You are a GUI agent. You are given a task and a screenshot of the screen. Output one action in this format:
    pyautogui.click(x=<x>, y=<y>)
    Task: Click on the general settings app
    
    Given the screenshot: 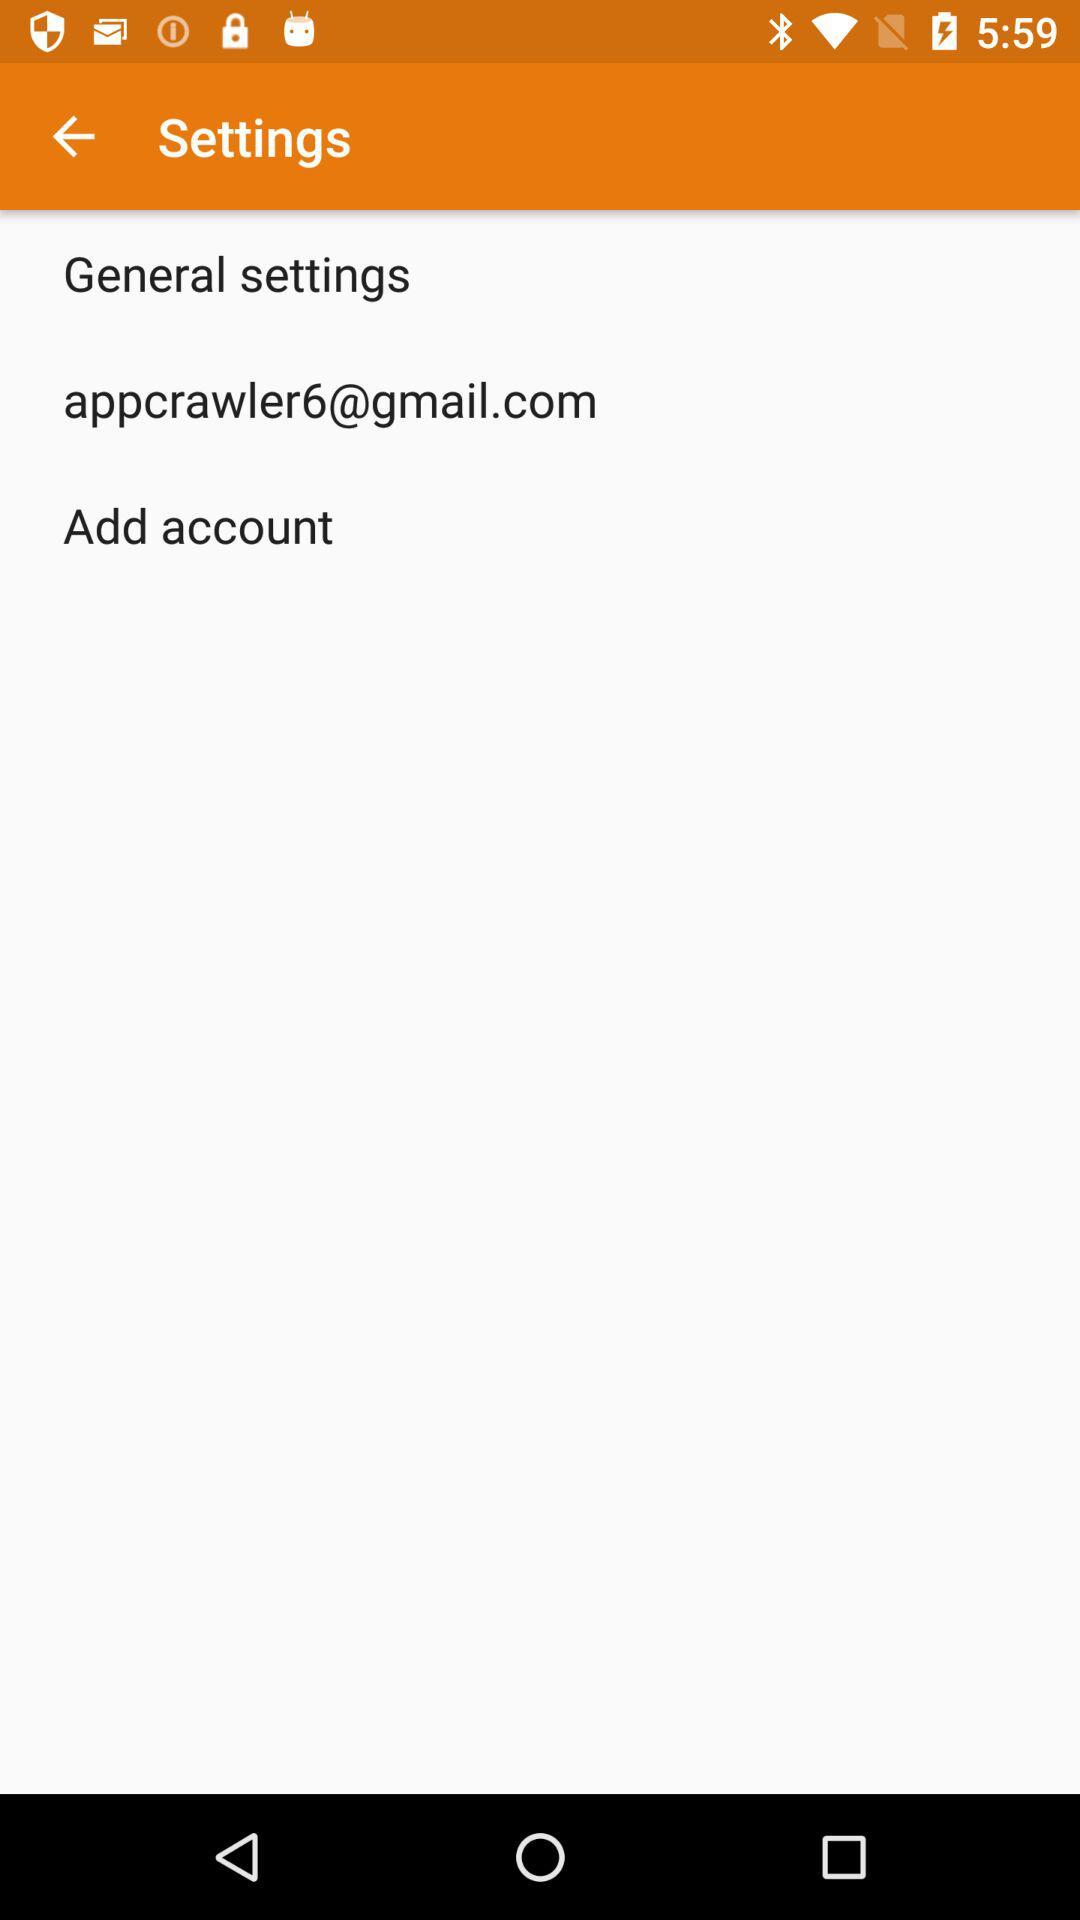 What is the action you would take?
    pyautogui.click(x=235, y=272)
    